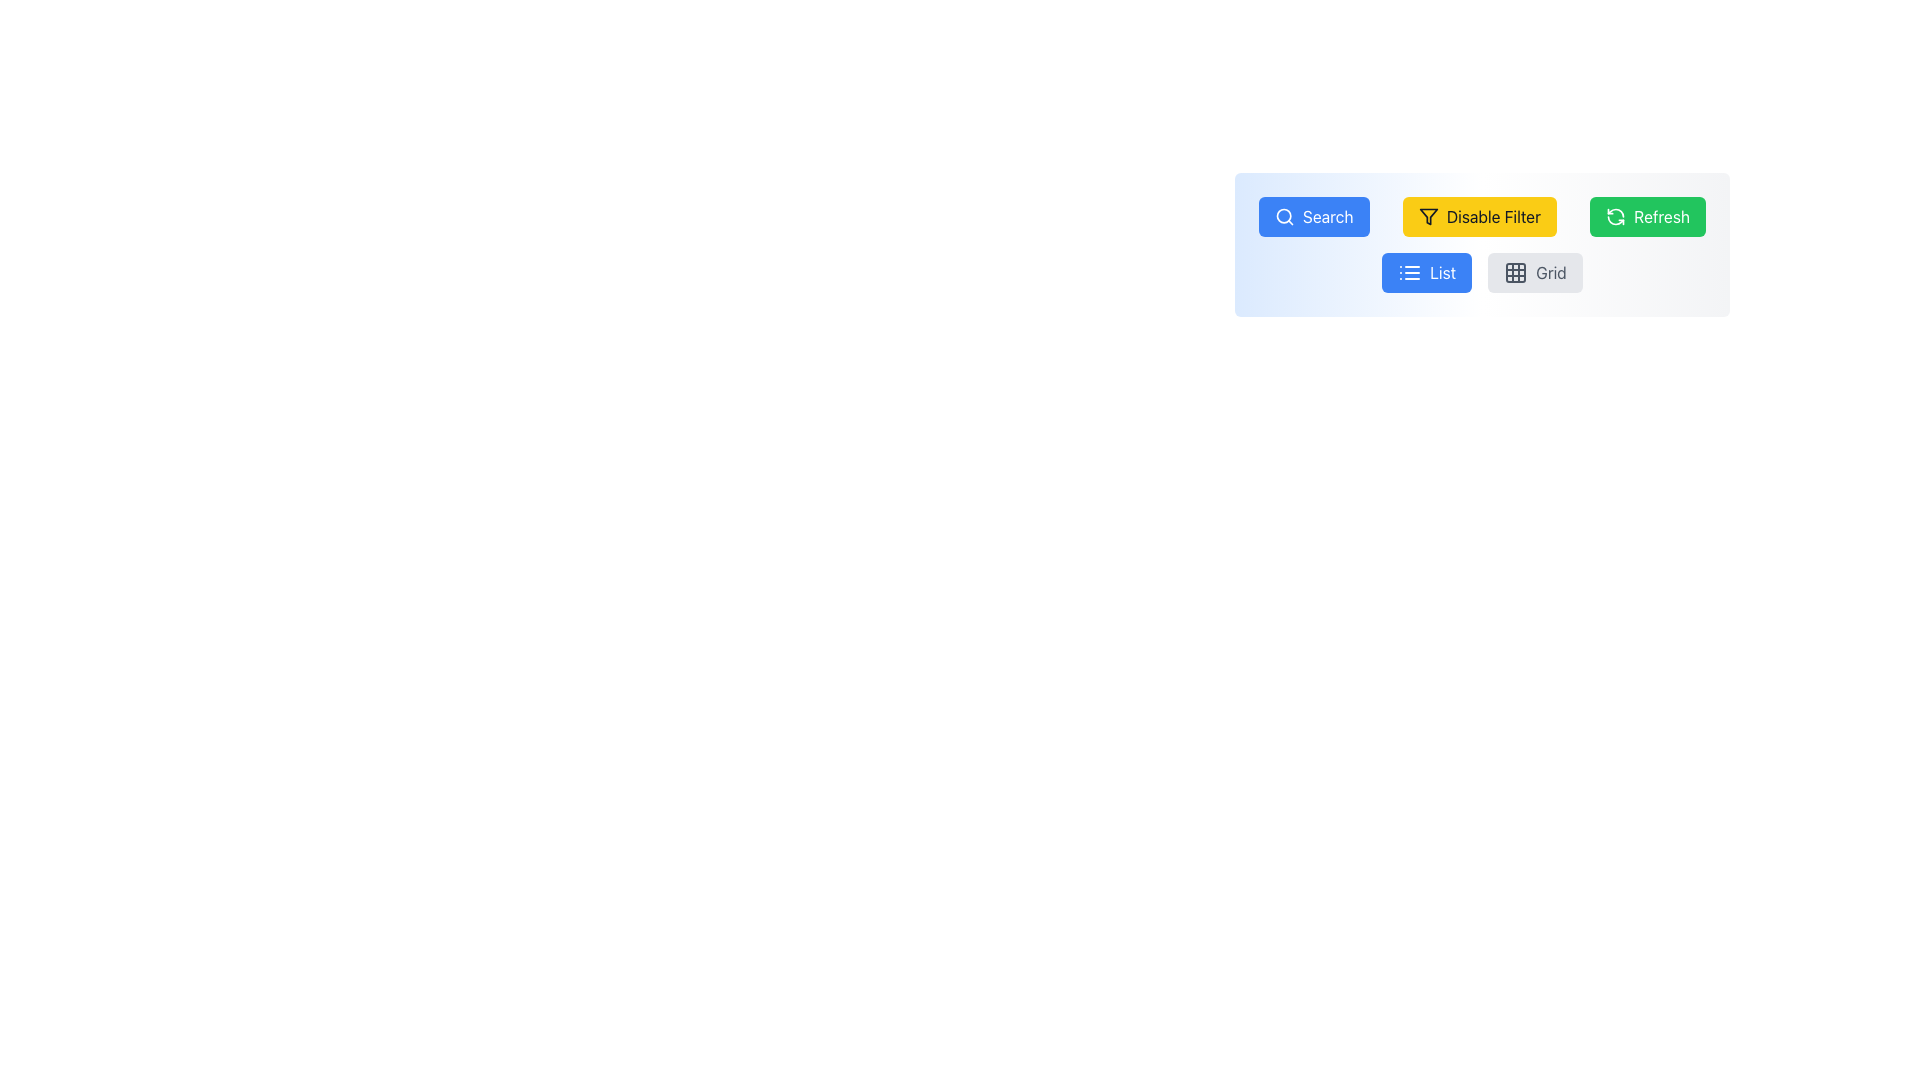 The height and width of the screenshot is (1080, 1920). What do you see at coordinates (1328, 216) in the screenshot?
I see `text label that says 'Search' located in the blue button at the top-left corner of the toolbar, associated with the search functionality` at bounding box center [1328, 216].